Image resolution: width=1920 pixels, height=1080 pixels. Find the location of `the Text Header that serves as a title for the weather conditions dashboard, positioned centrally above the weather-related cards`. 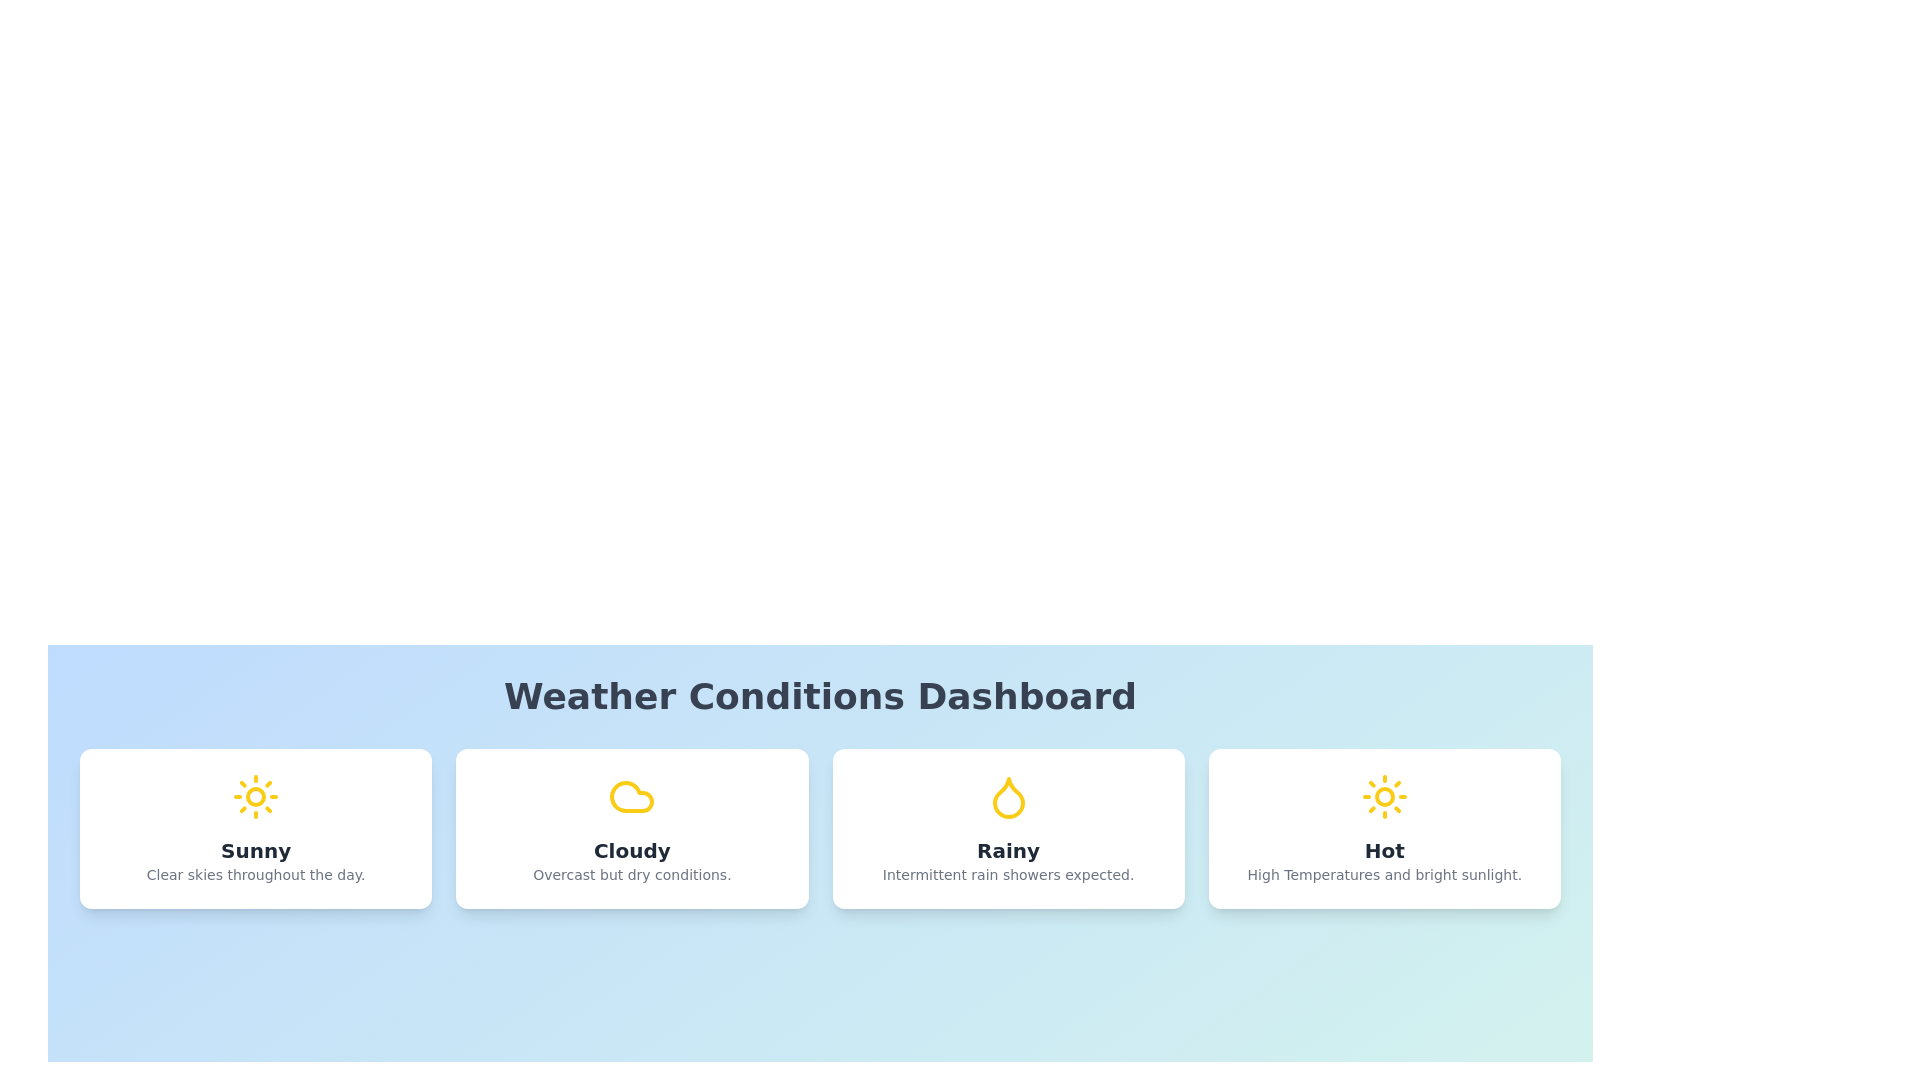

the Text Header that serves as a title for the weather conditions dashboard, positioned centrally above the weather-related cards is located at coordinates (820, 696).